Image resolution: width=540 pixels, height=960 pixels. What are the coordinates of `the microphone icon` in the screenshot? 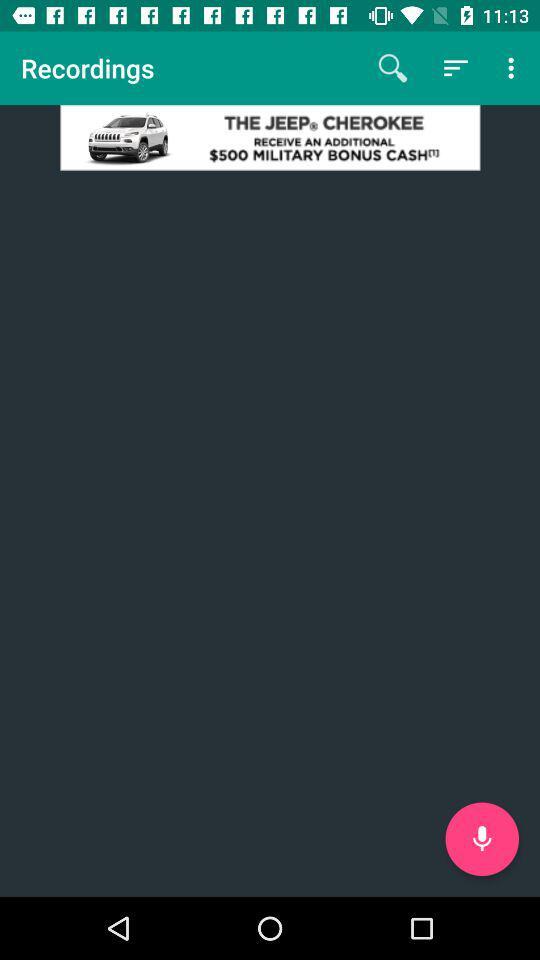 It's located at (481, 839).